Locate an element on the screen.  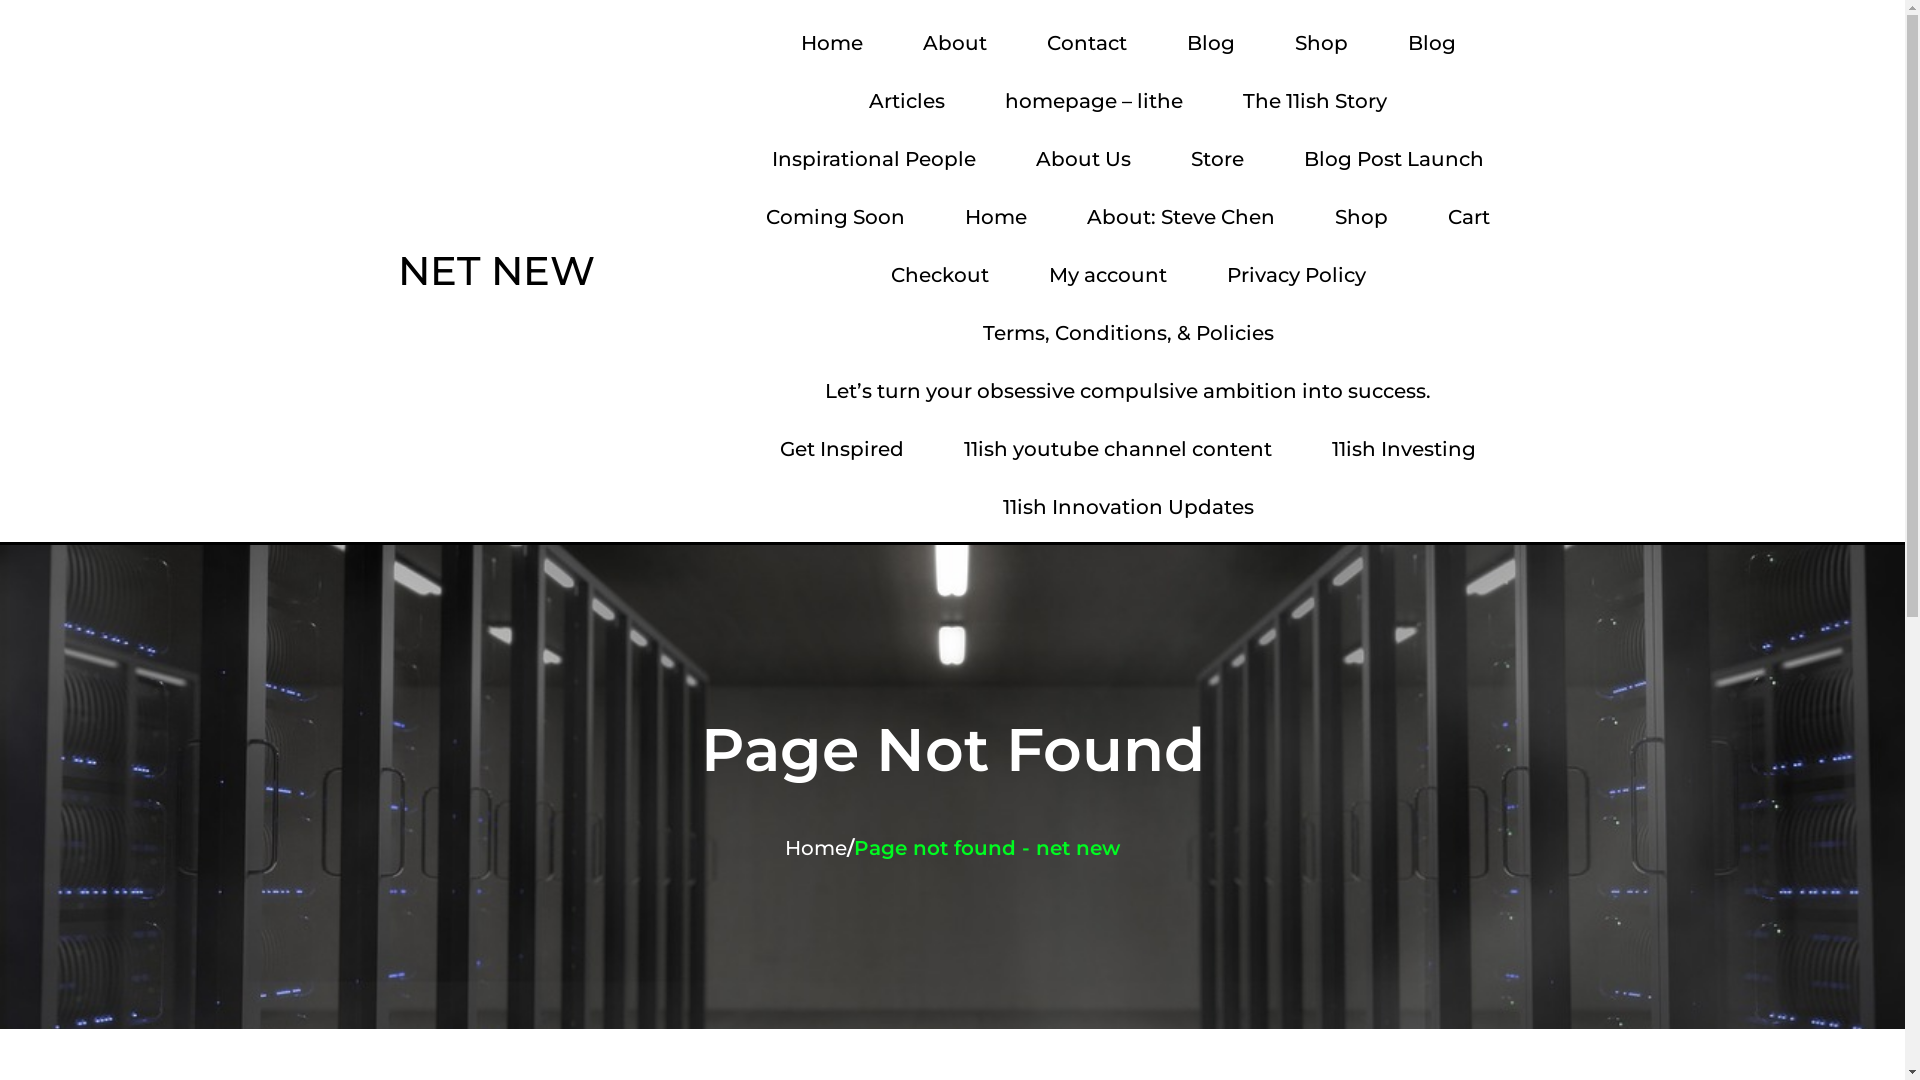
'About Us' is located at coordinates (1082, 157).